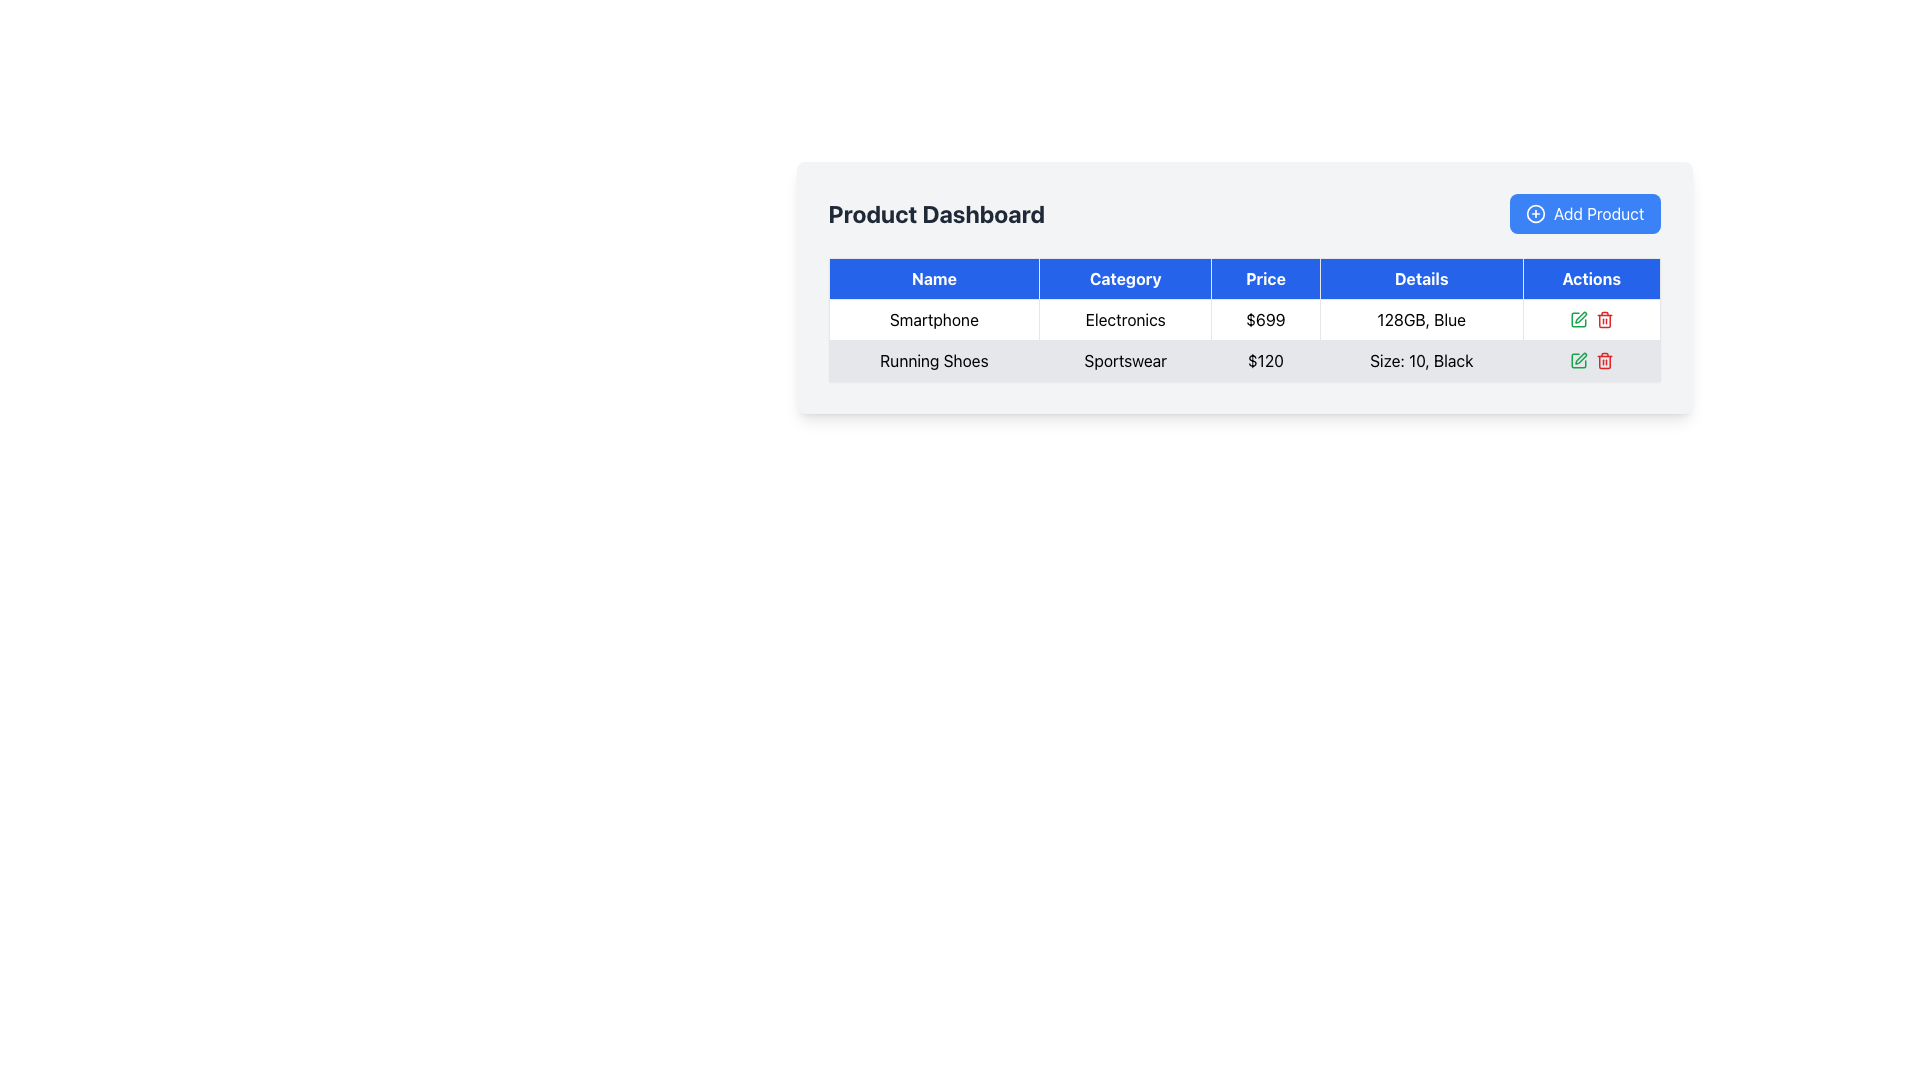  I want to click on the 'Add New Product' button located at the upper-right corner of the 'Product Dashboard', so click(1584, 213).